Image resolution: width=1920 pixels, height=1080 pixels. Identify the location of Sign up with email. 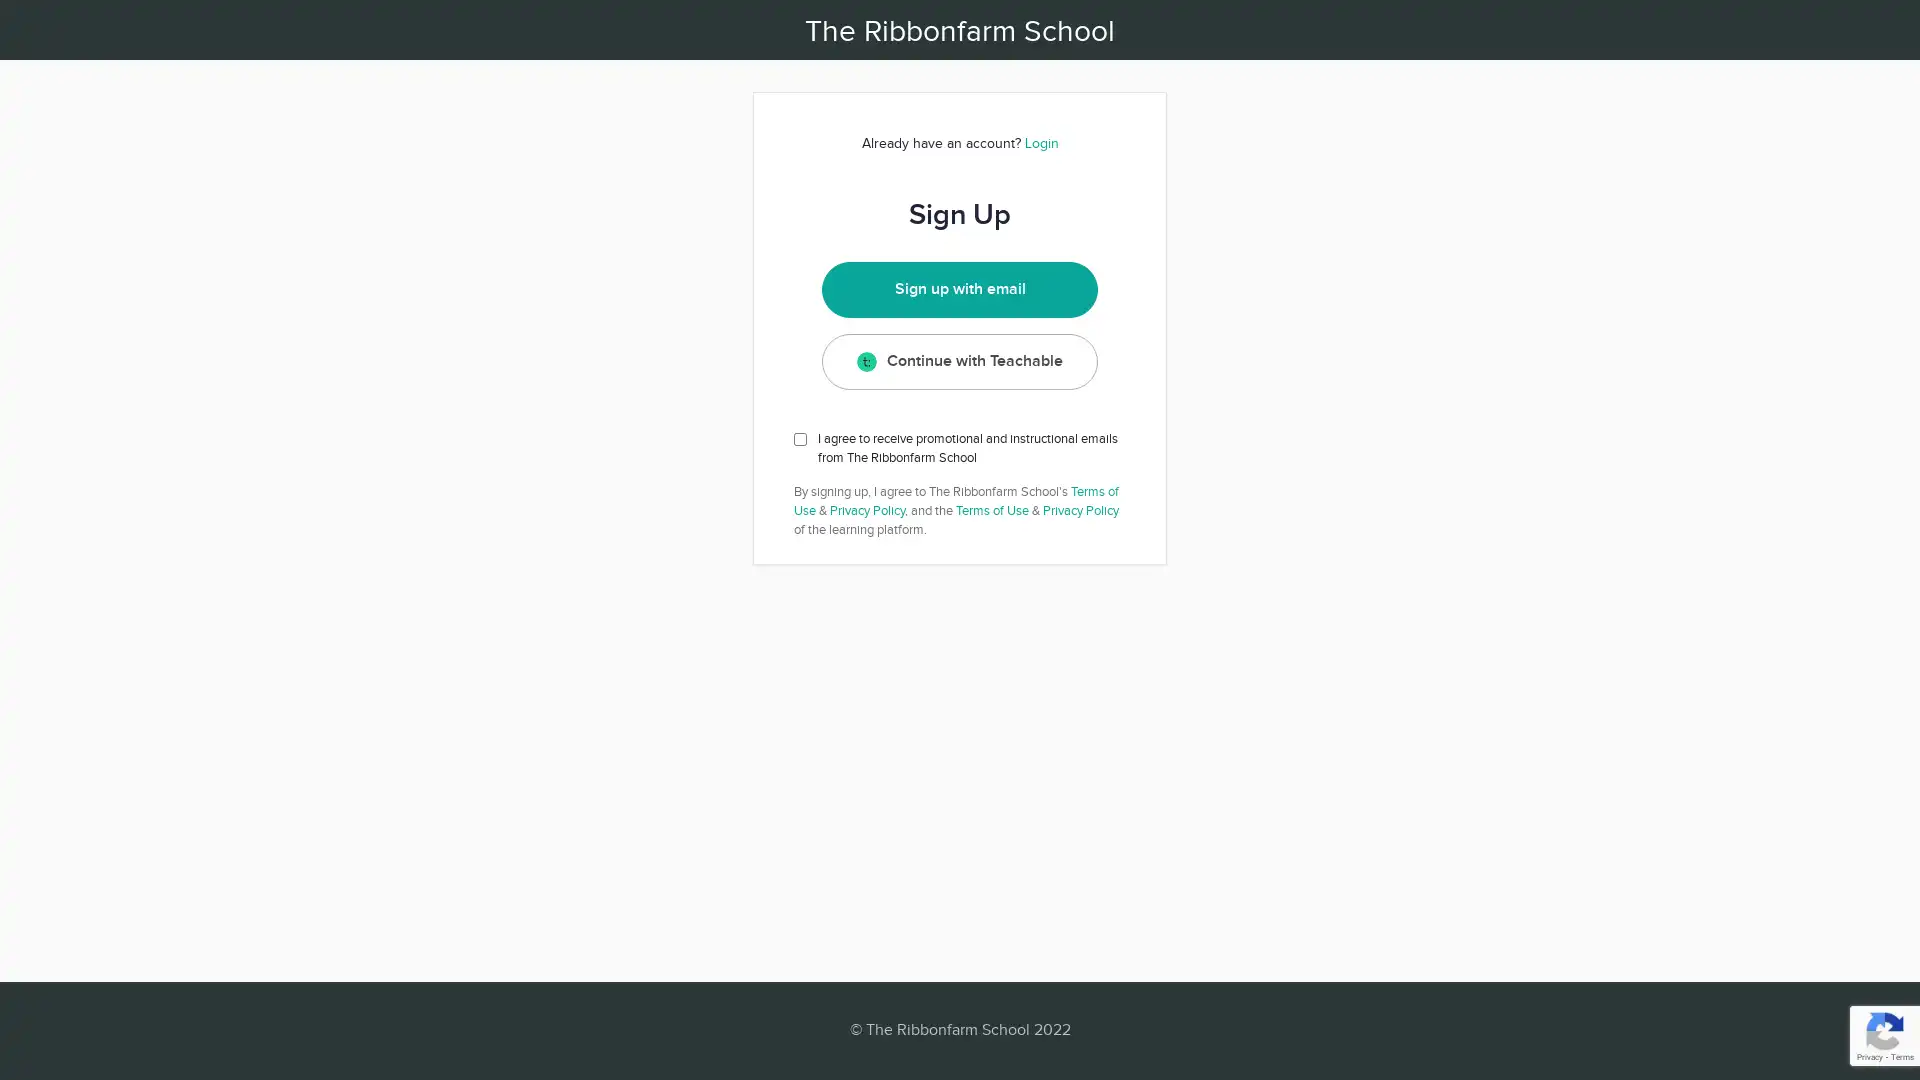
(958, 289).